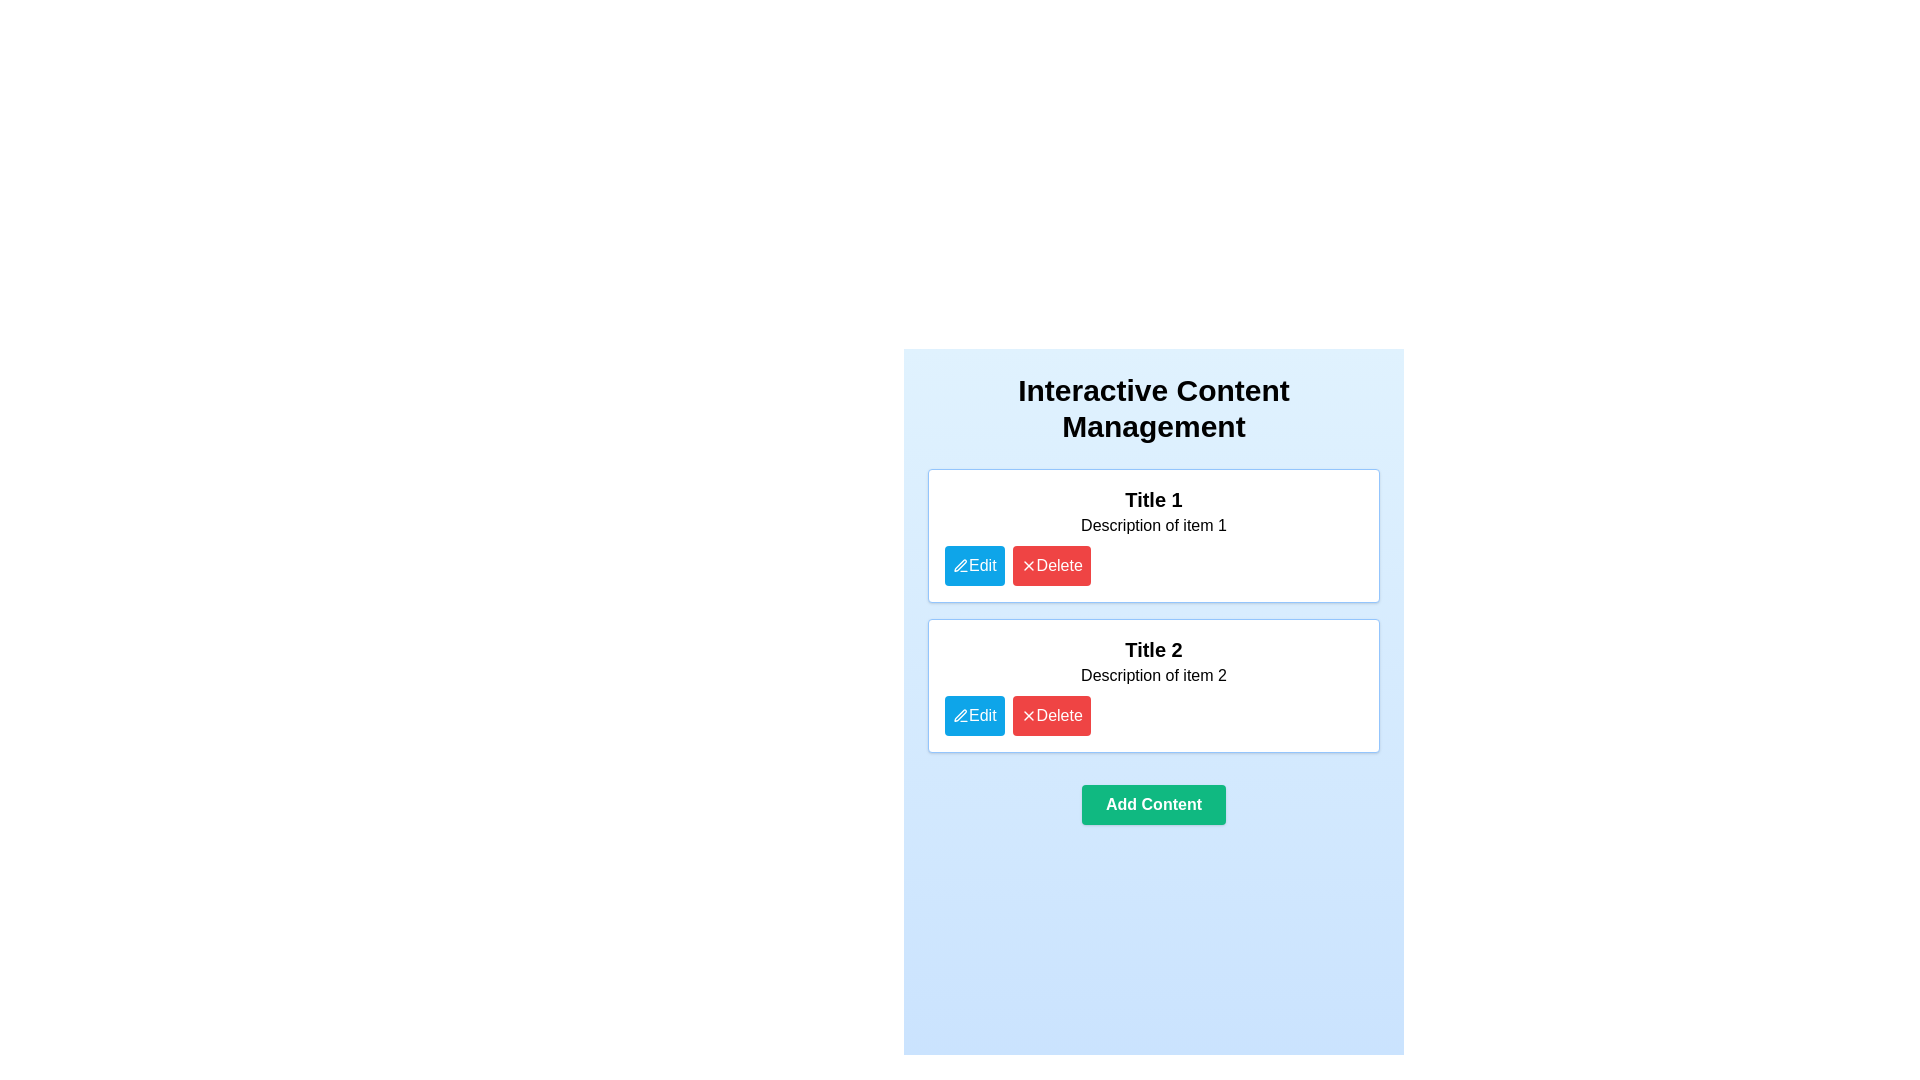 The image size is (1920, 1080). What do you see at coordinates (960, 566) in the screenshot?
I see `the small graphical icon resembling a pen or edit tool within the 'Edit' button` at bounding box center [960, 566].